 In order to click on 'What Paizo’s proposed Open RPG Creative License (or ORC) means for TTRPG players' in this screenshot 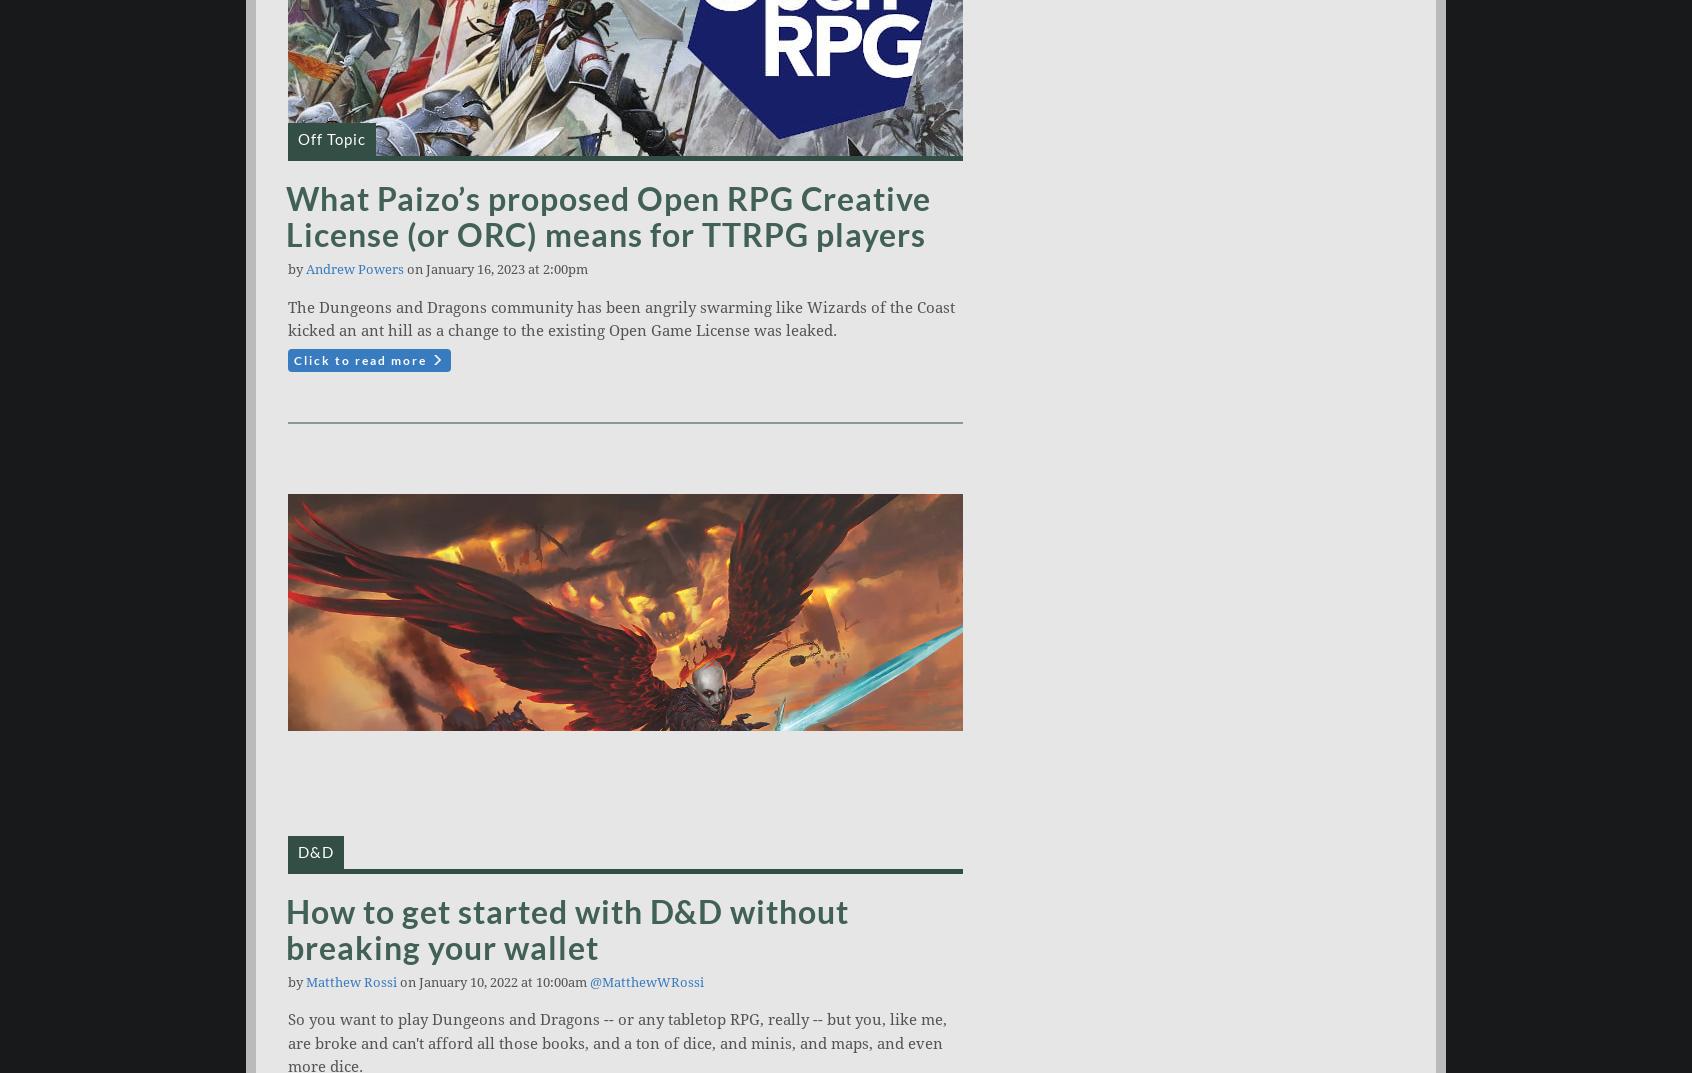, I will do `click(607, 216)`.